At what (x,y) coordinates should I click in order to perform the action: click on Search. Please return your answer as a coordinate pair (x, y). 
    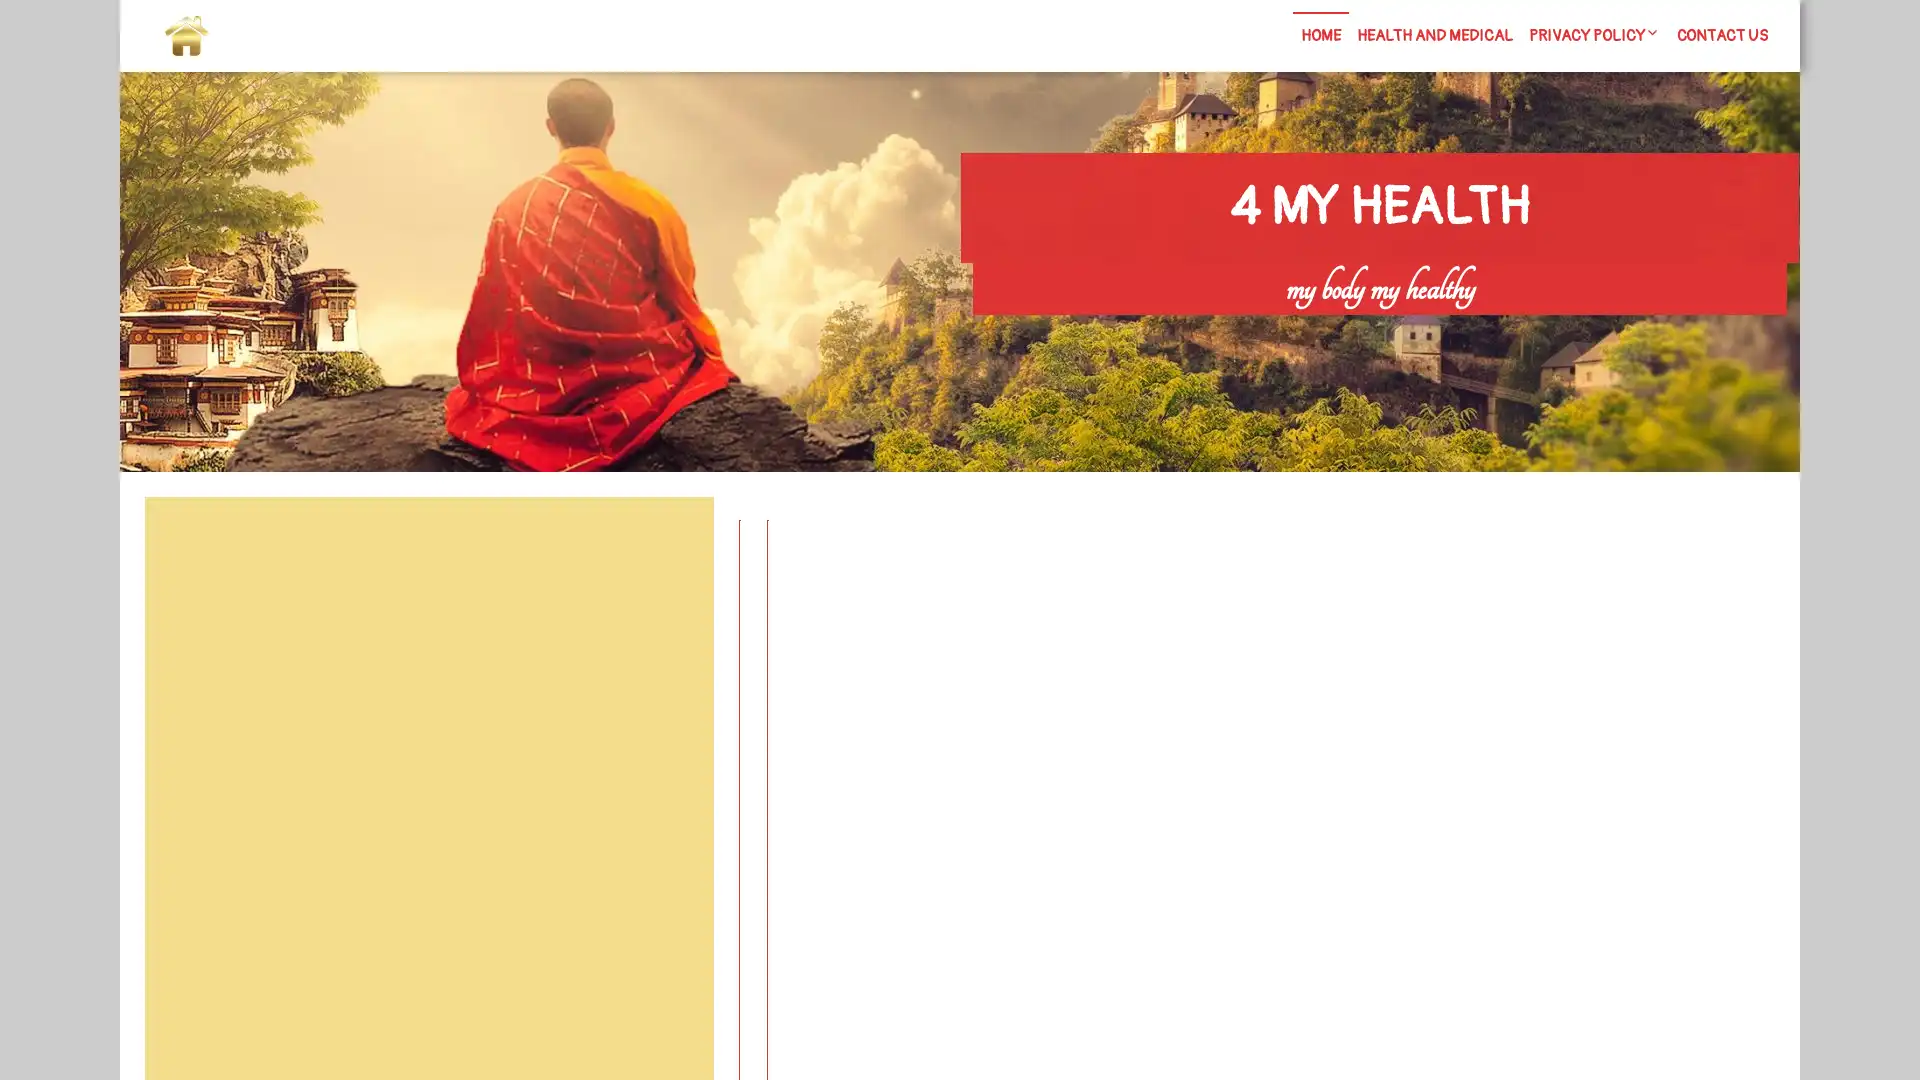
    Looking at the image, I should click on (667, 545).